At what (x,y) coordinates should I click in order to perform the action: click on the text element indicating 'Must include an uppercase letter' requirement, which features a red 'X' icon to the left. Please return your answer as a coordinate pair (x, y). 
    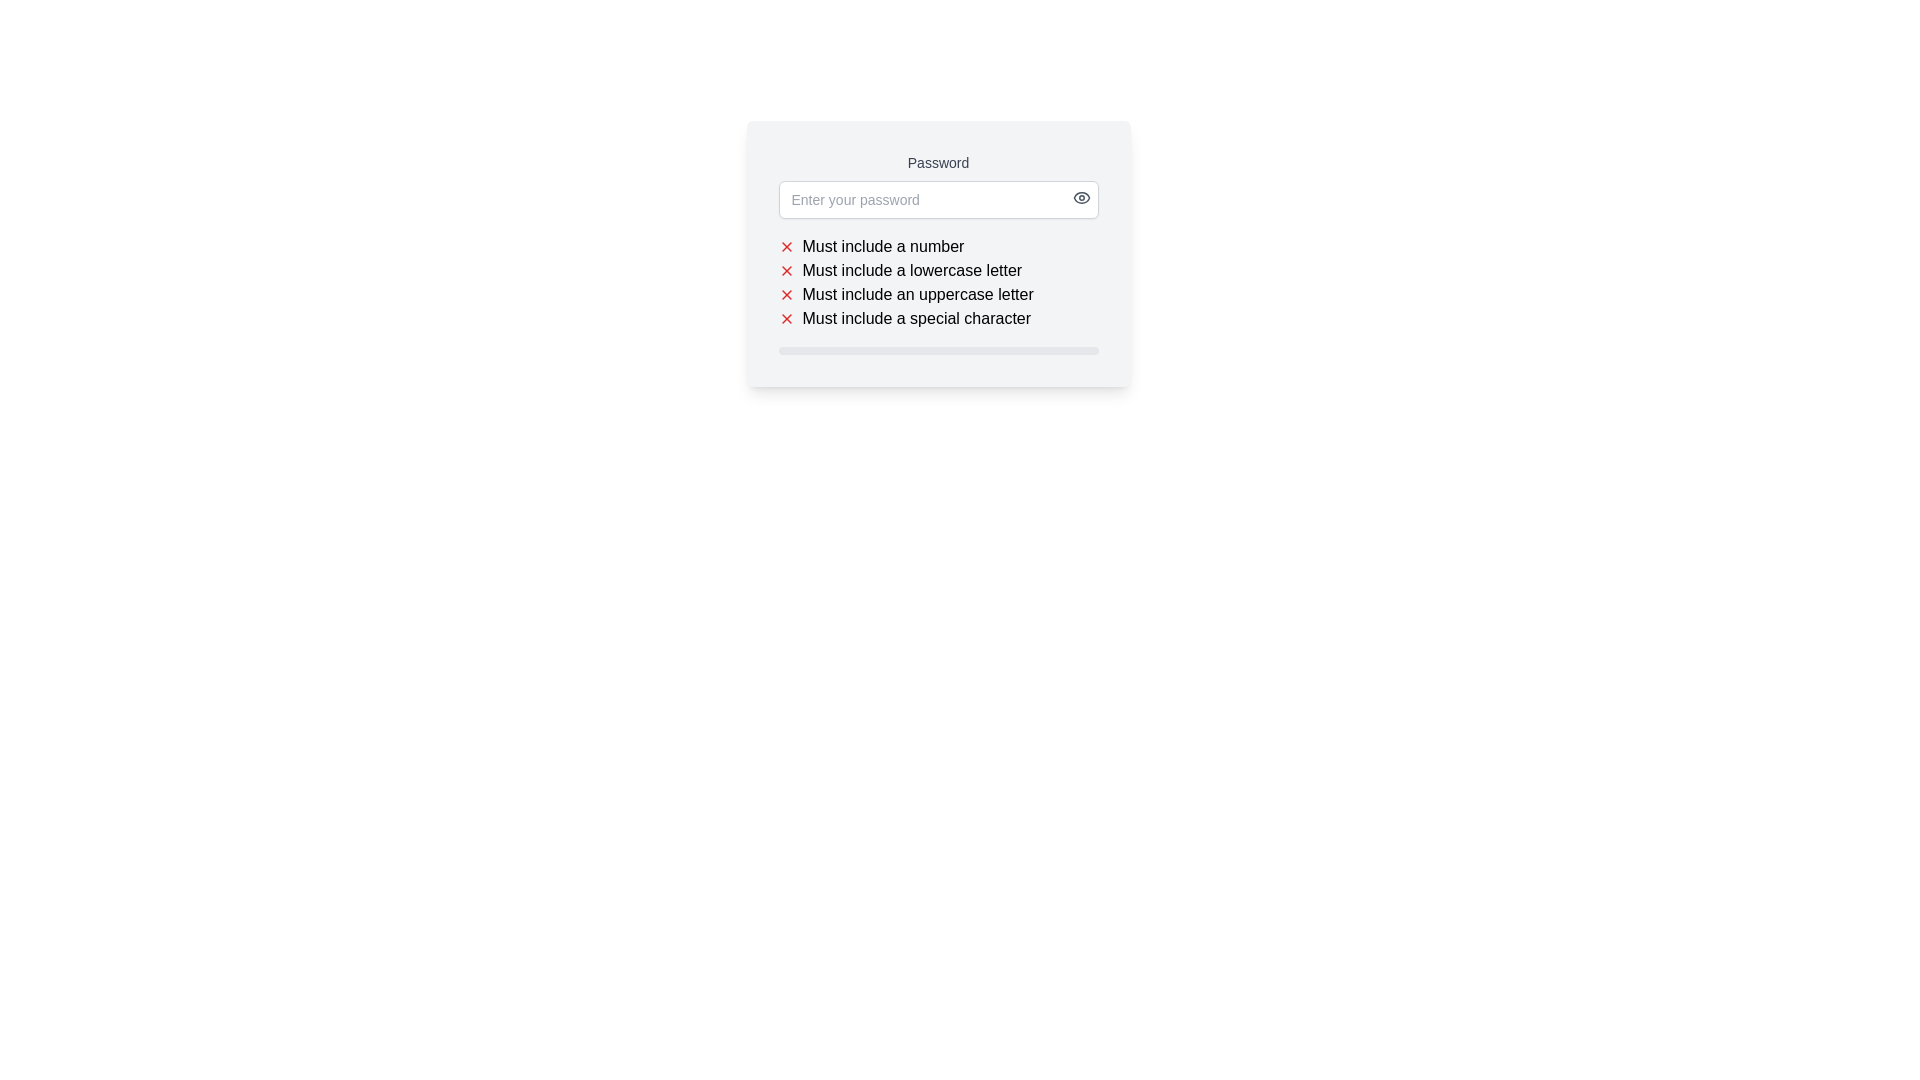
    Looking at the image, I should click on (937, 294).